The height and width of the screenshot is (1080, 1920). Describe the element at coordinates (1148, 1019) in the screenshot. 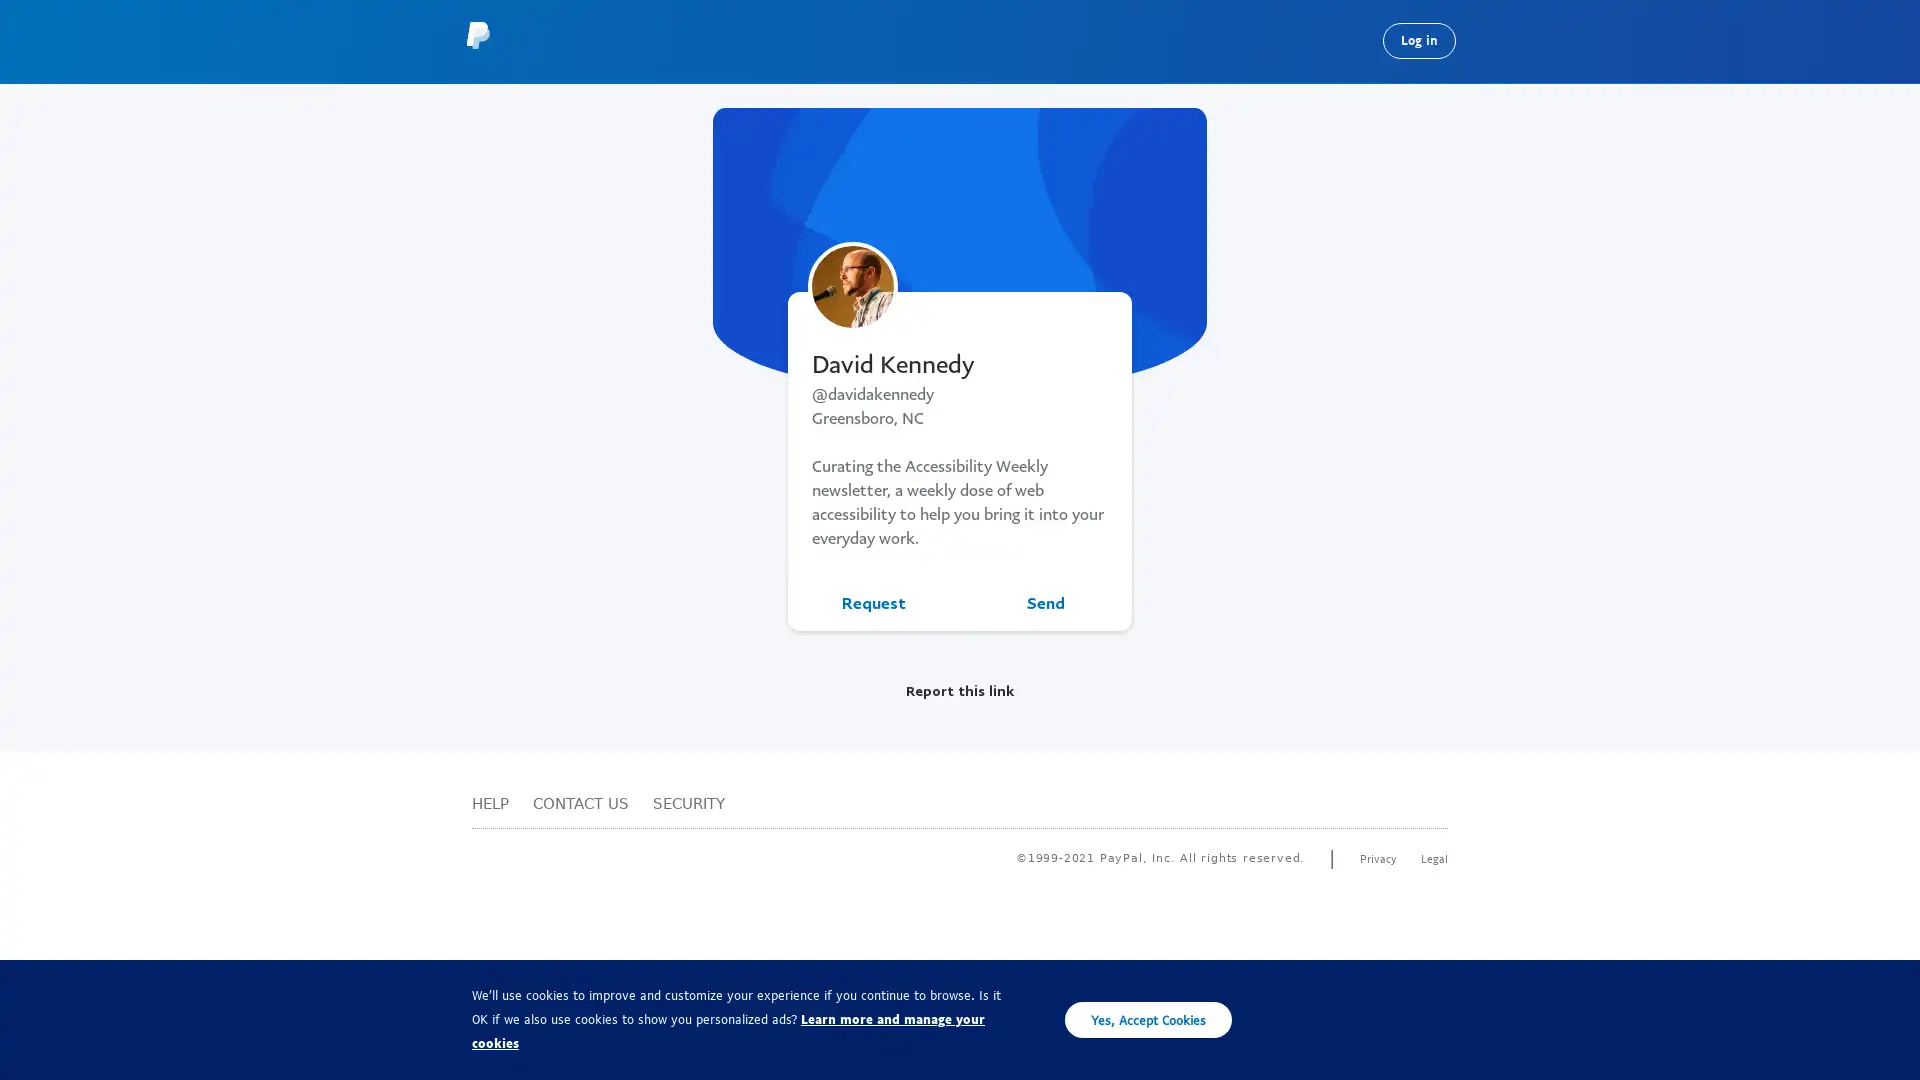

I see `Yes, Accept Cookies` at that location.